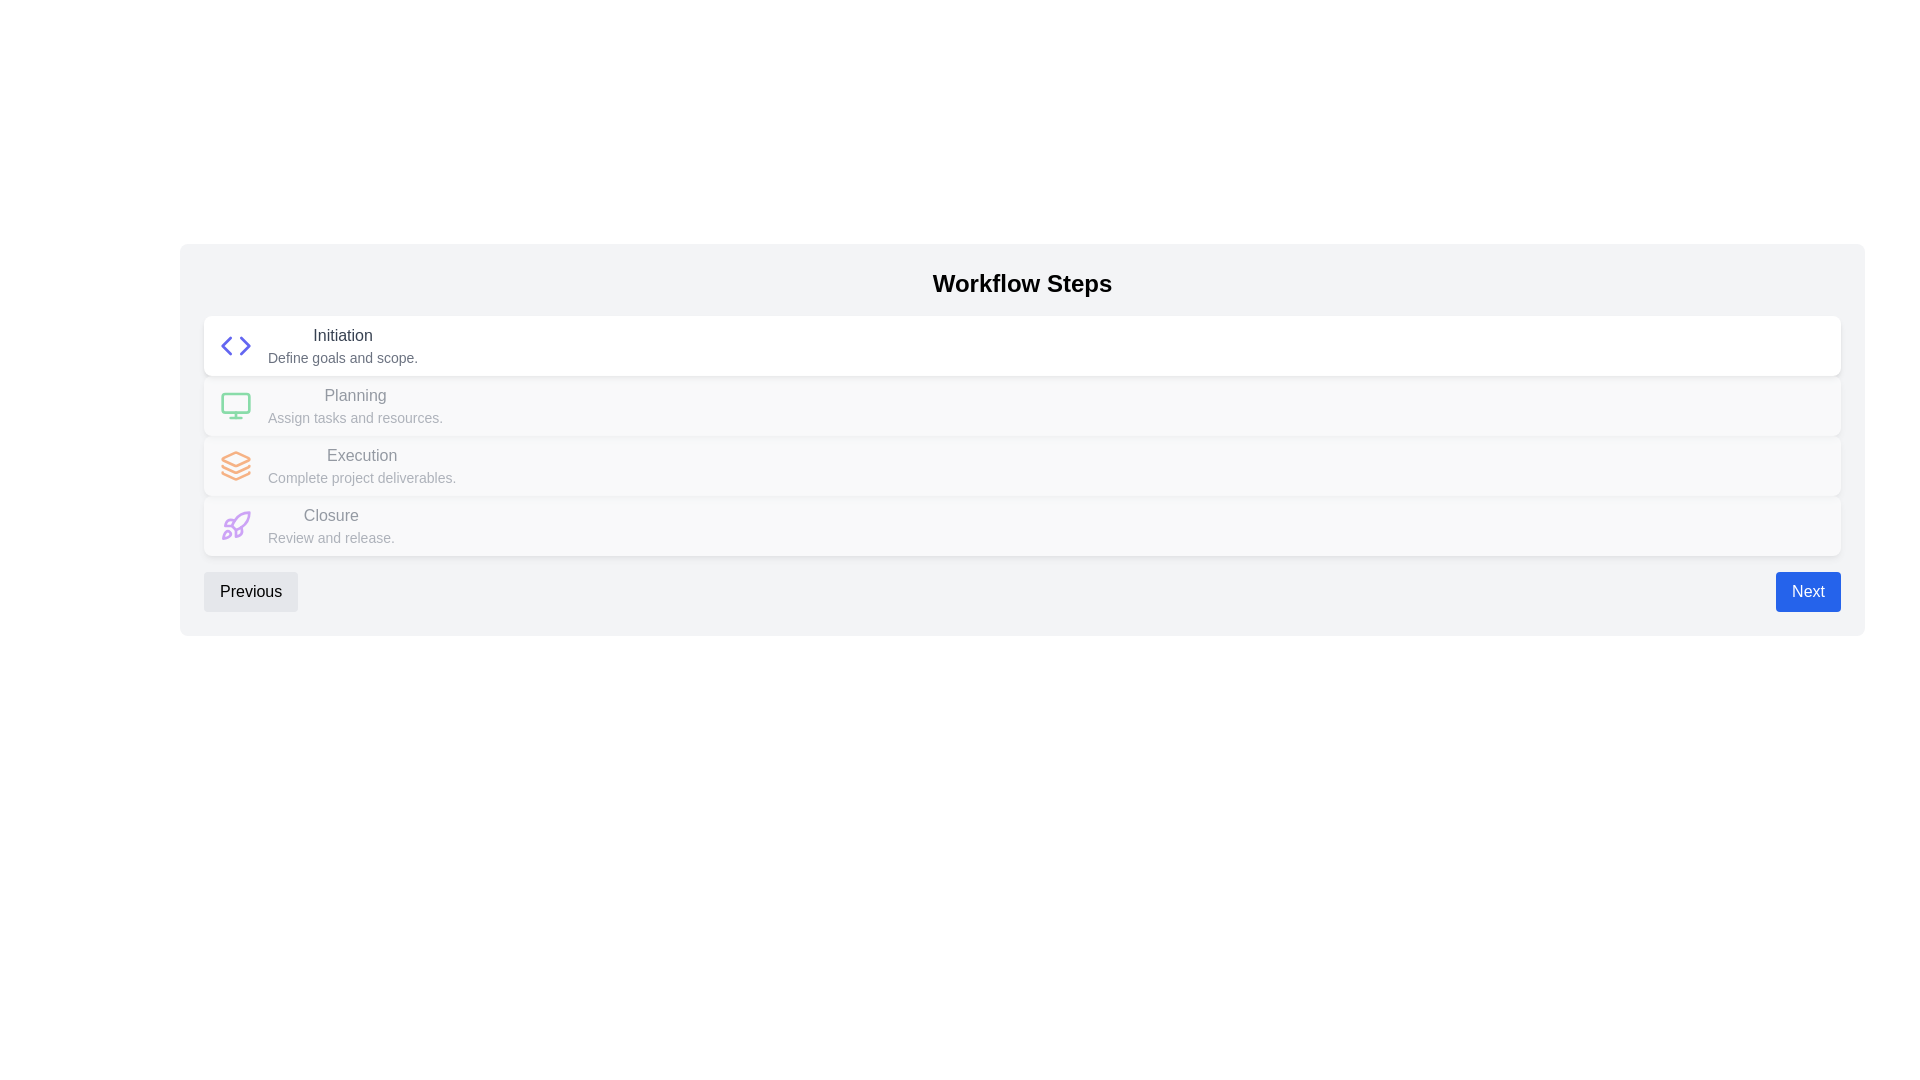 The height and width of the screenshot is (1080, 1920). I want to click on text label displaying 'Define goals and scope.' located below the 'Initiation' step in the Workflow Steps interface, so click(343, 357).